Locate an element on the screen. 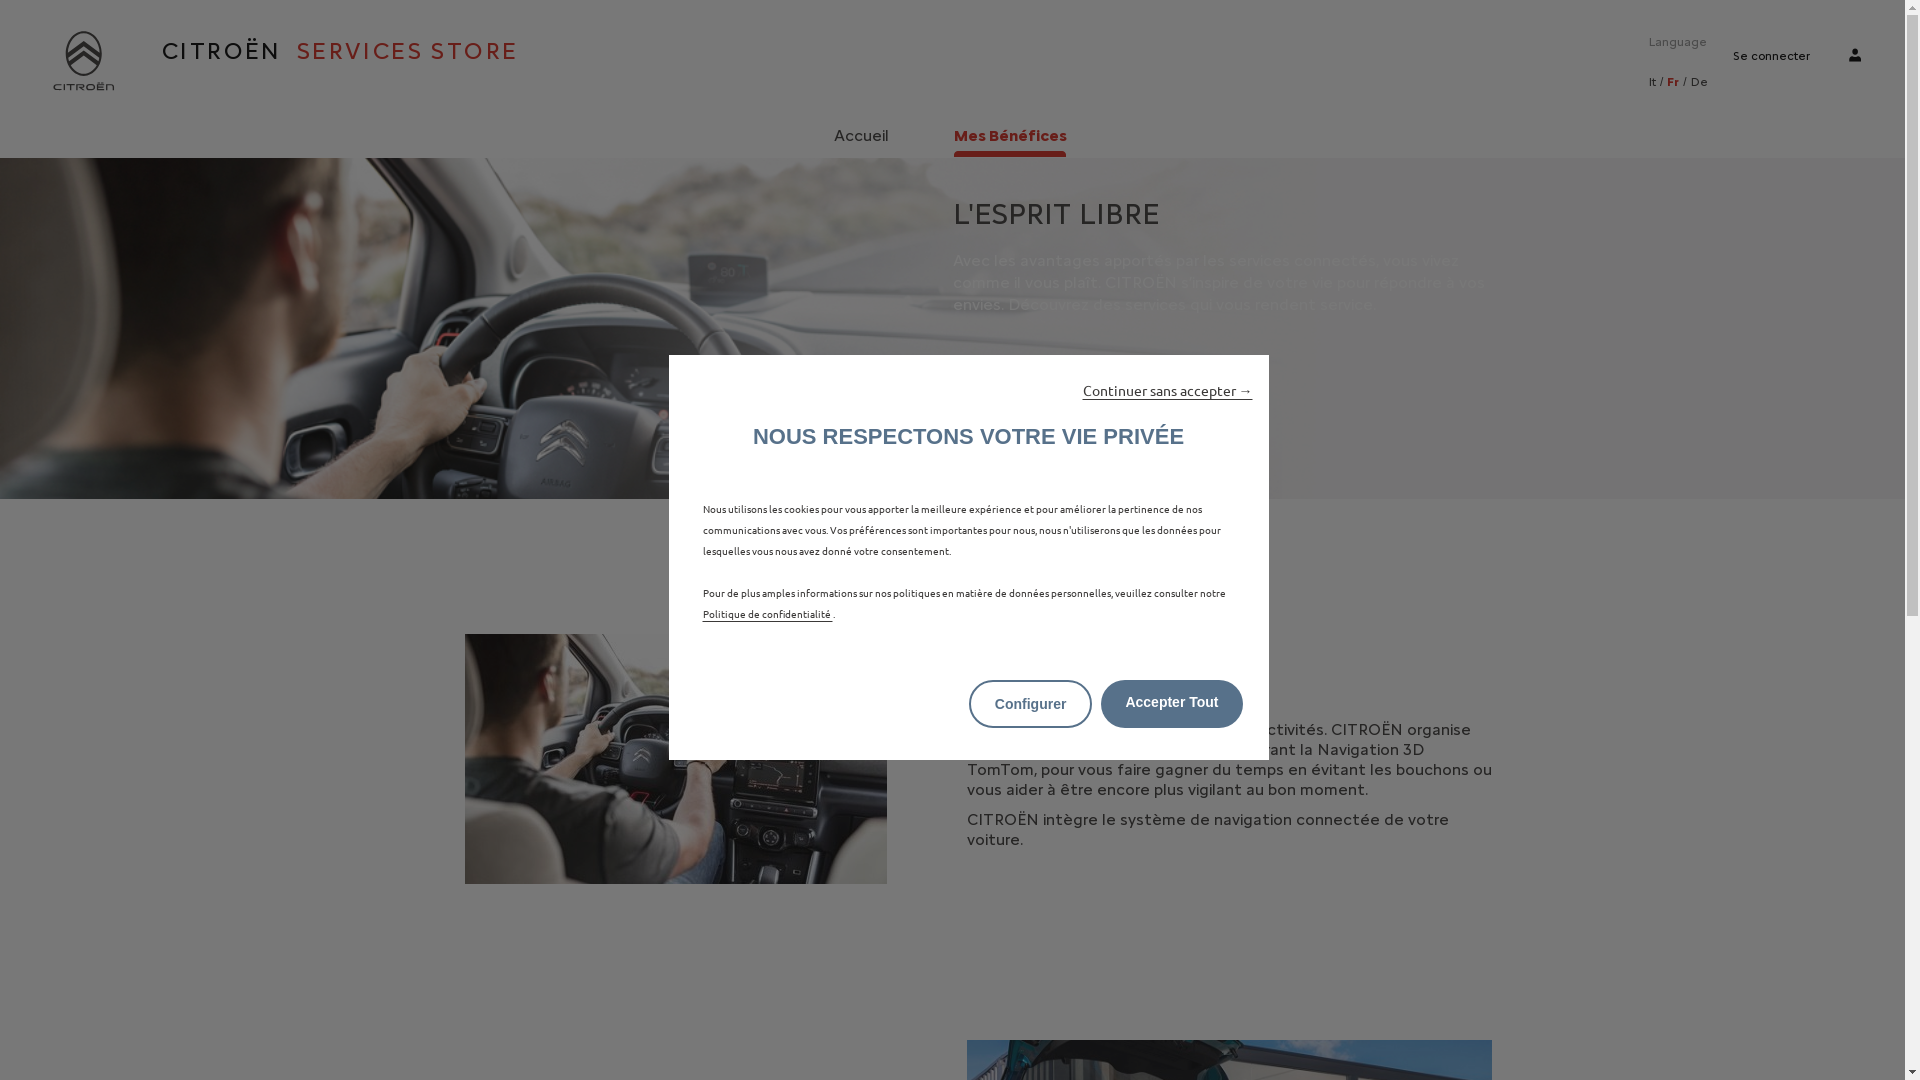 This screenshot has height=1080, width=1920. 'Accepter Tout' is located at coordinates (1171, 703).